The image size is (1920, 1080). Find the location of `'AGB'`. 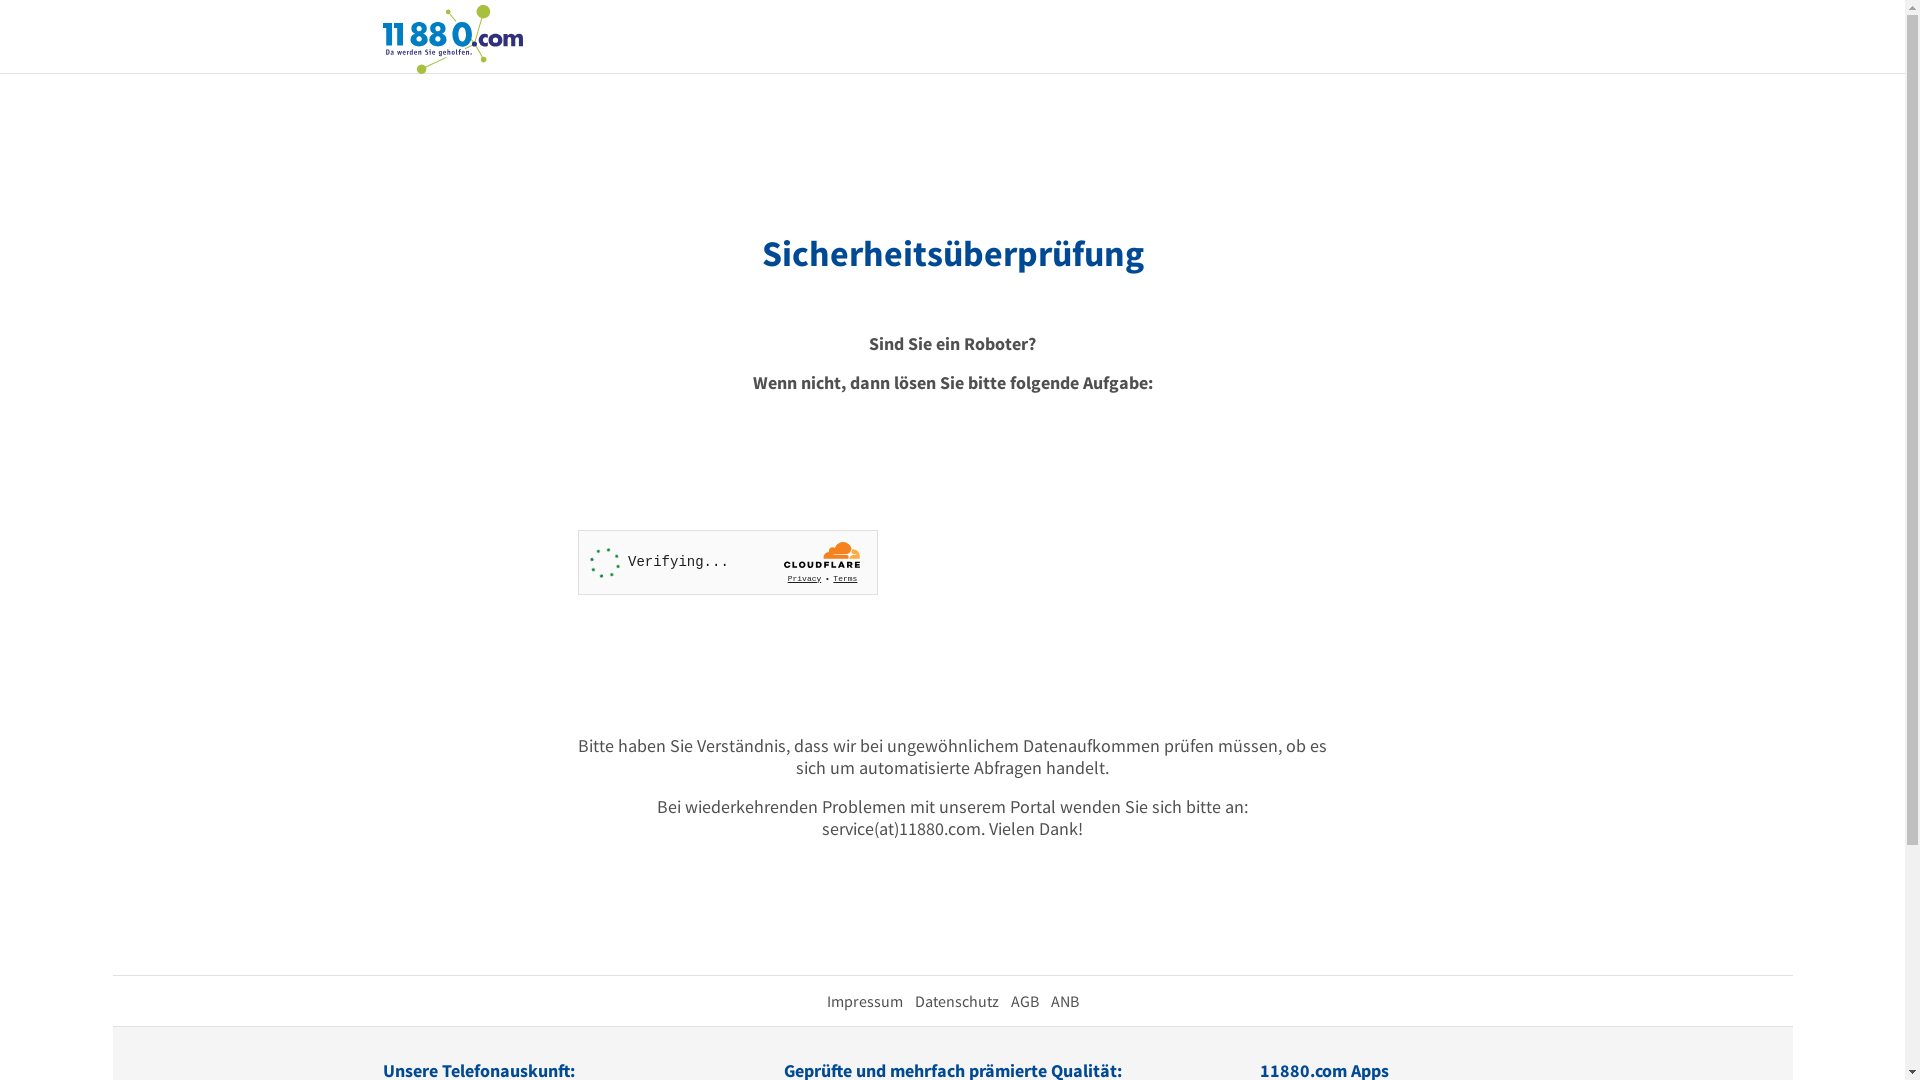

'AGB' is located at coordinates (1009, 1001).